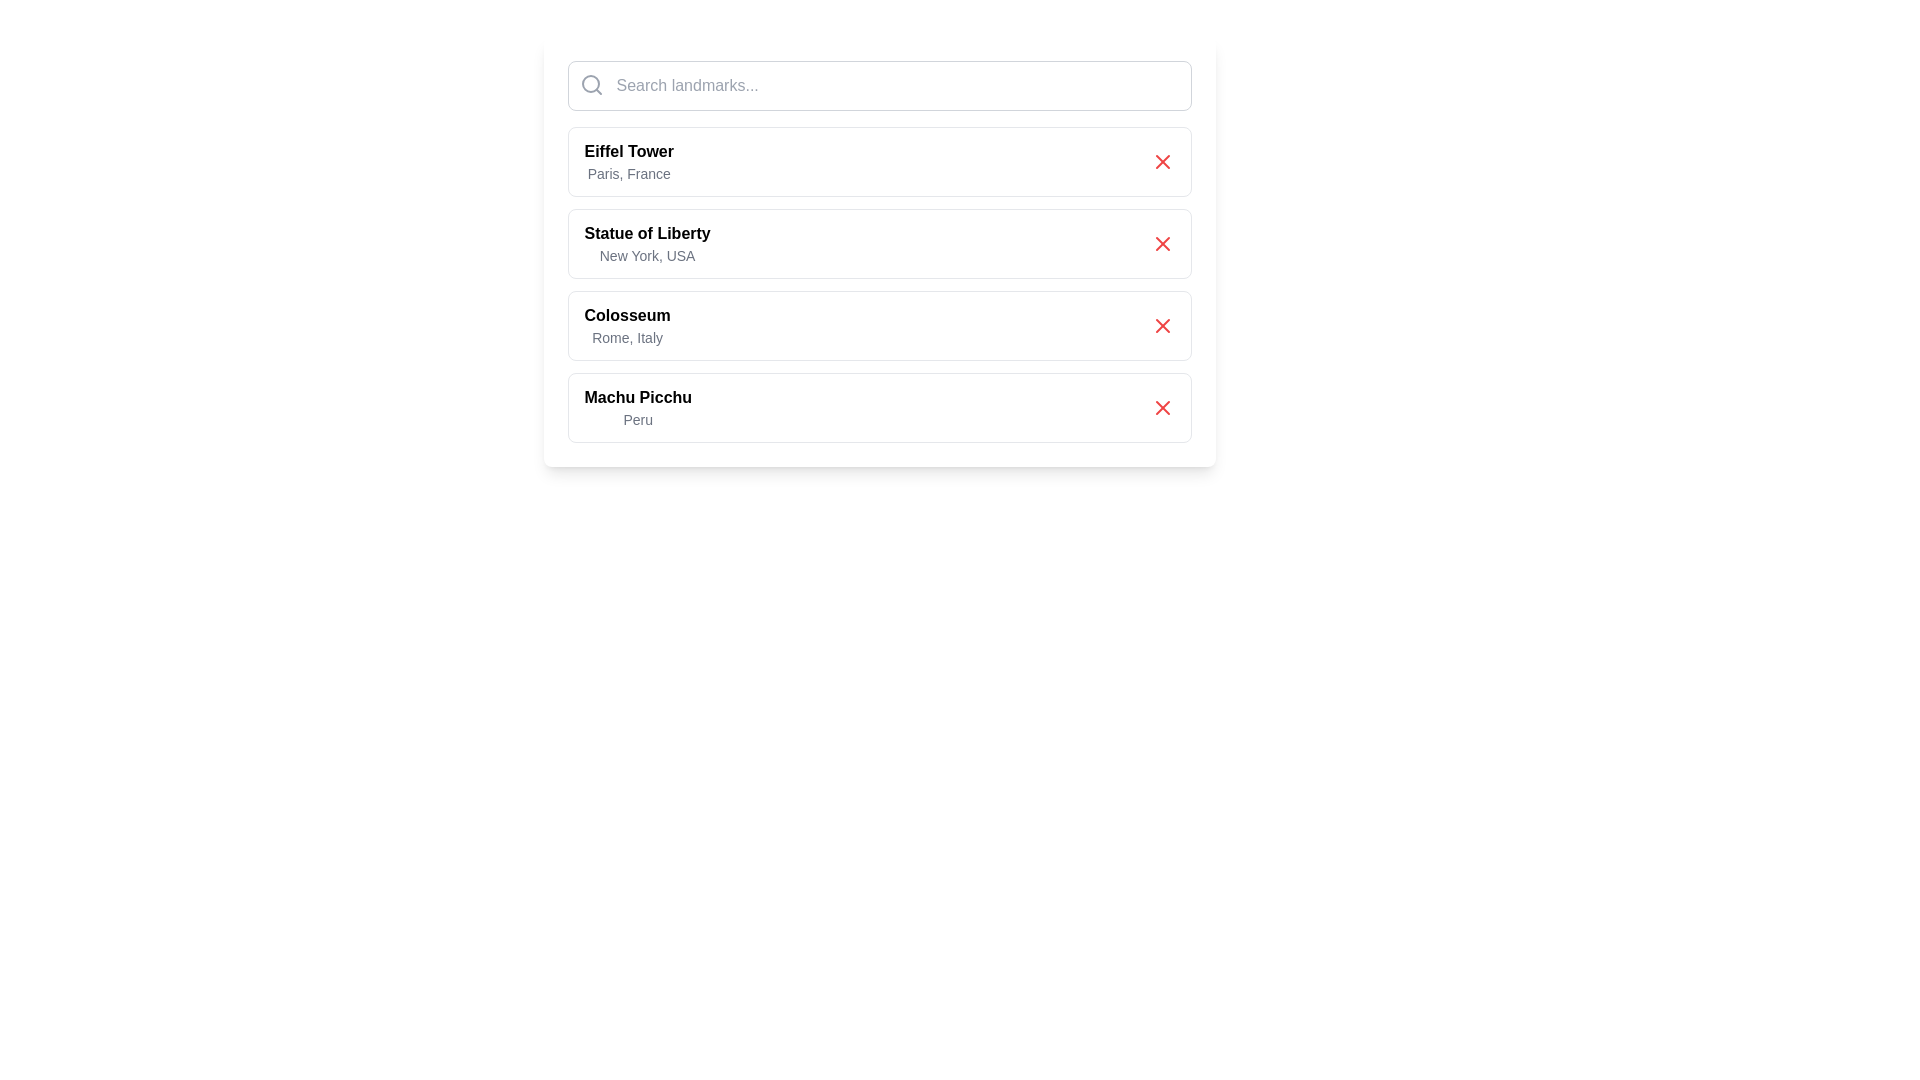  What do you see at coordinates (879, 242) in the screenshot?
I see `the List item containing 'Statue of Liberty' and 'New York, USA'` at bounding box center [879, 242].